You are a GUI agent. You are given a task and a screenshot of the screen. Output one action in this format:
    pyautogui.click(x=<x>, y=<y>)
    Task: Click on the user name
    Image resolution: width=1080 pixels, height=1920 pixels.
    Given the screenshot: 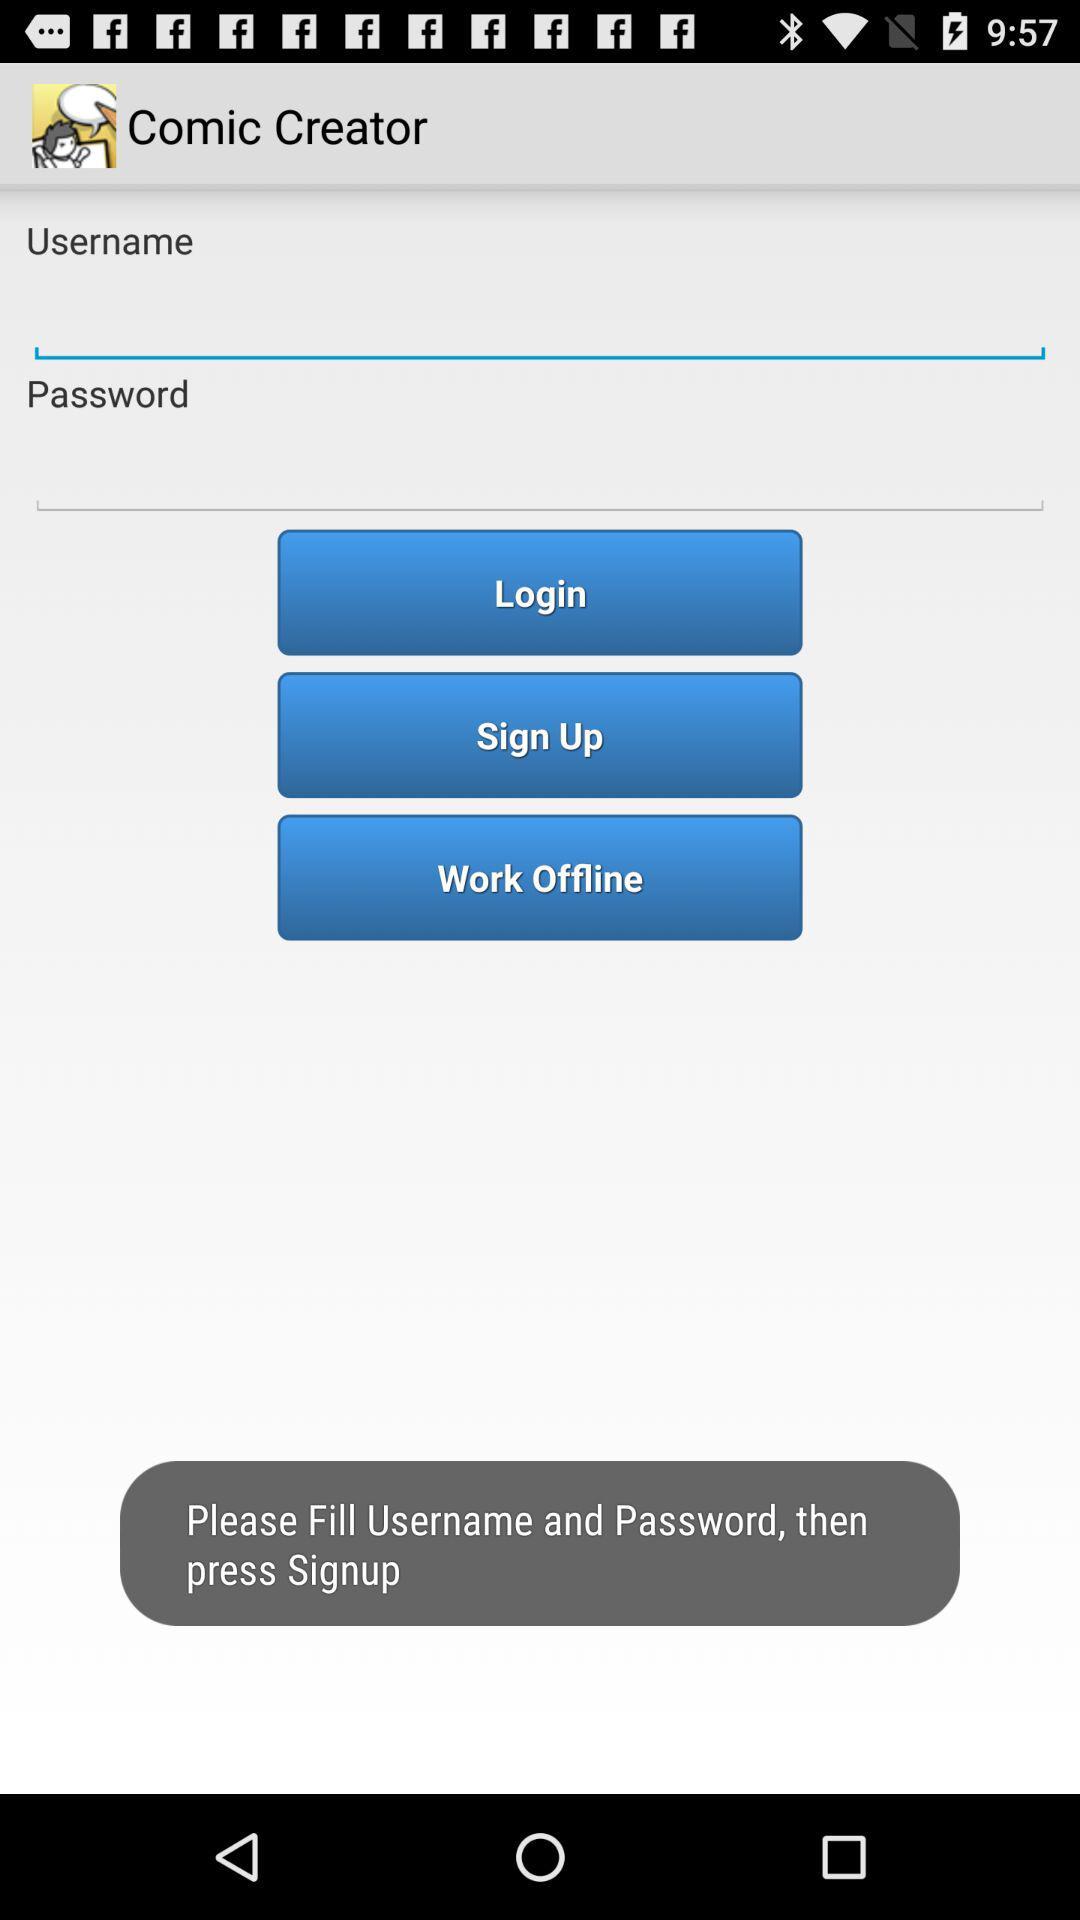 What is the action you would take?
    pyautogui.click(x=540, y=315)
    